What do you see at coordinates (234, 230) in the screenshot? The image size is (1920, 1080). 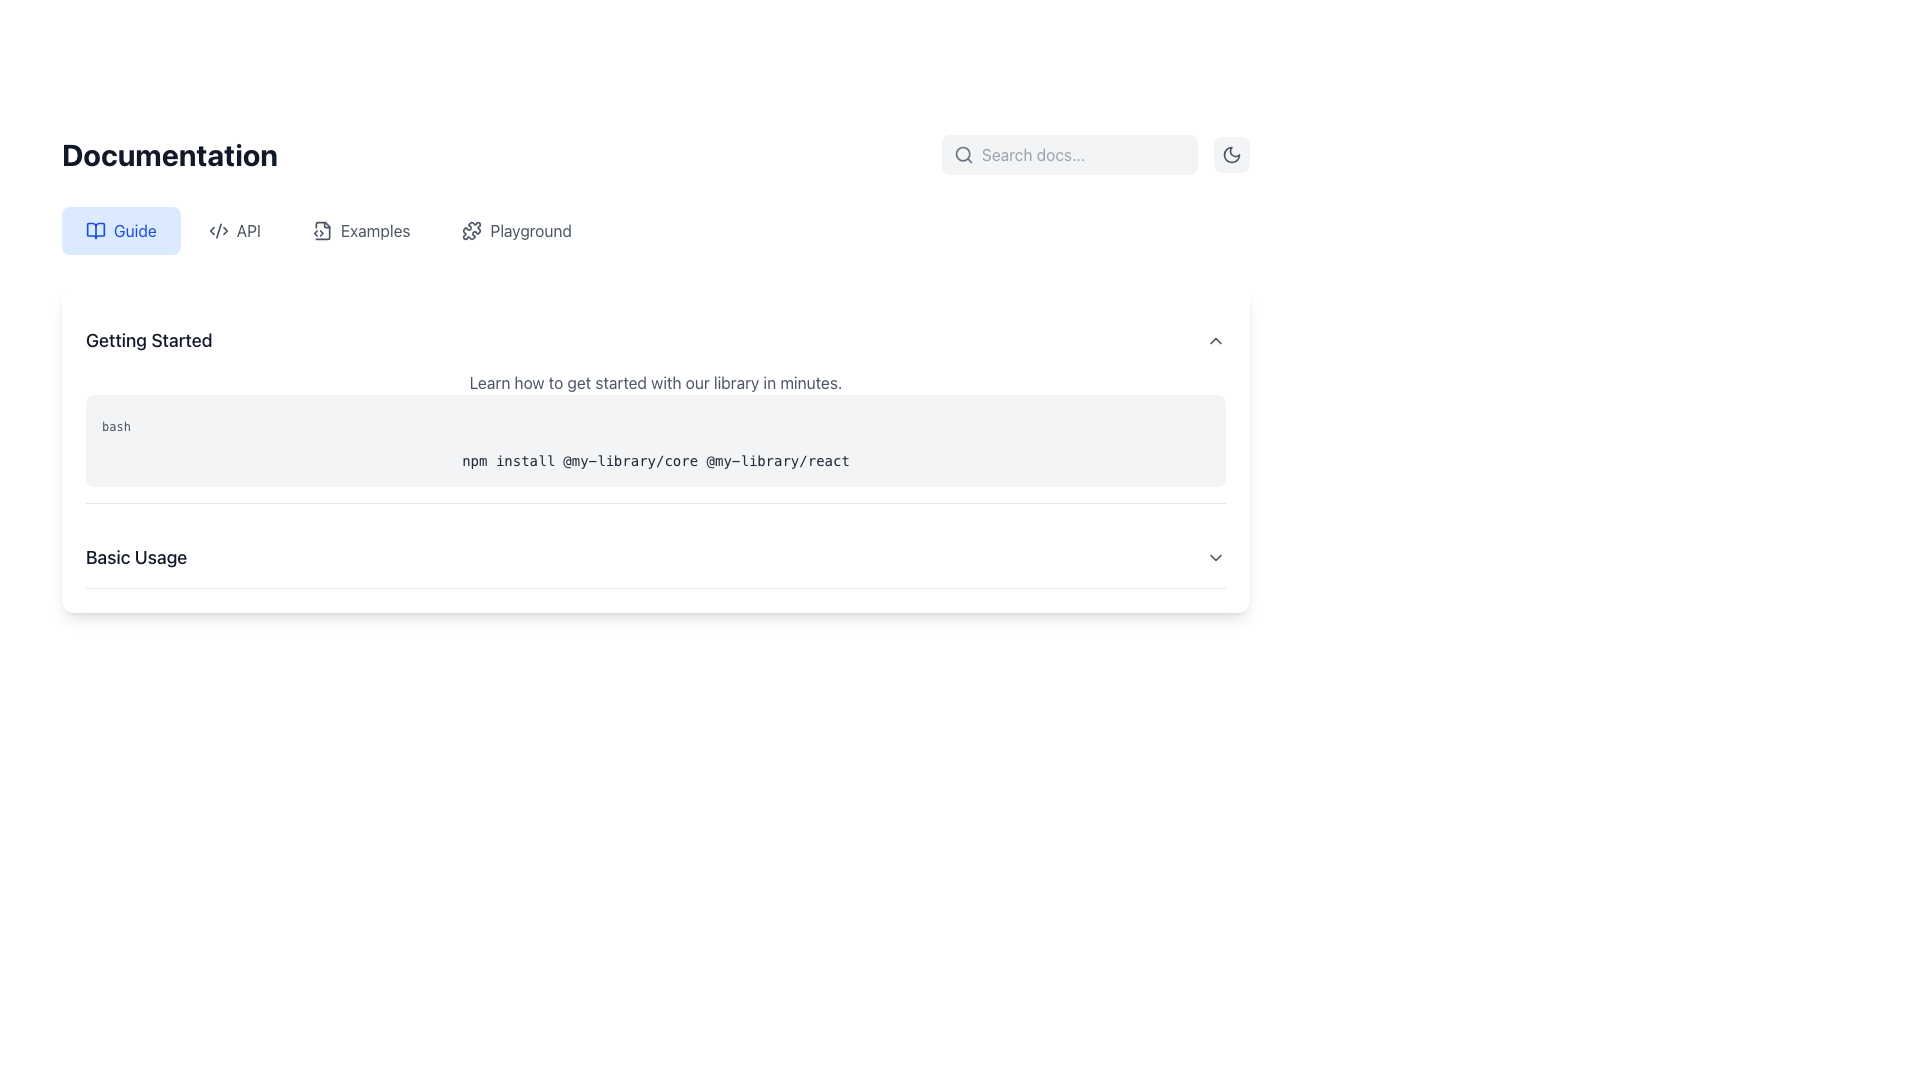 I see `the 'API' button in the navigation menu, which is styled with a gray font and features XML code brackets` at bounding box center [234, 230].